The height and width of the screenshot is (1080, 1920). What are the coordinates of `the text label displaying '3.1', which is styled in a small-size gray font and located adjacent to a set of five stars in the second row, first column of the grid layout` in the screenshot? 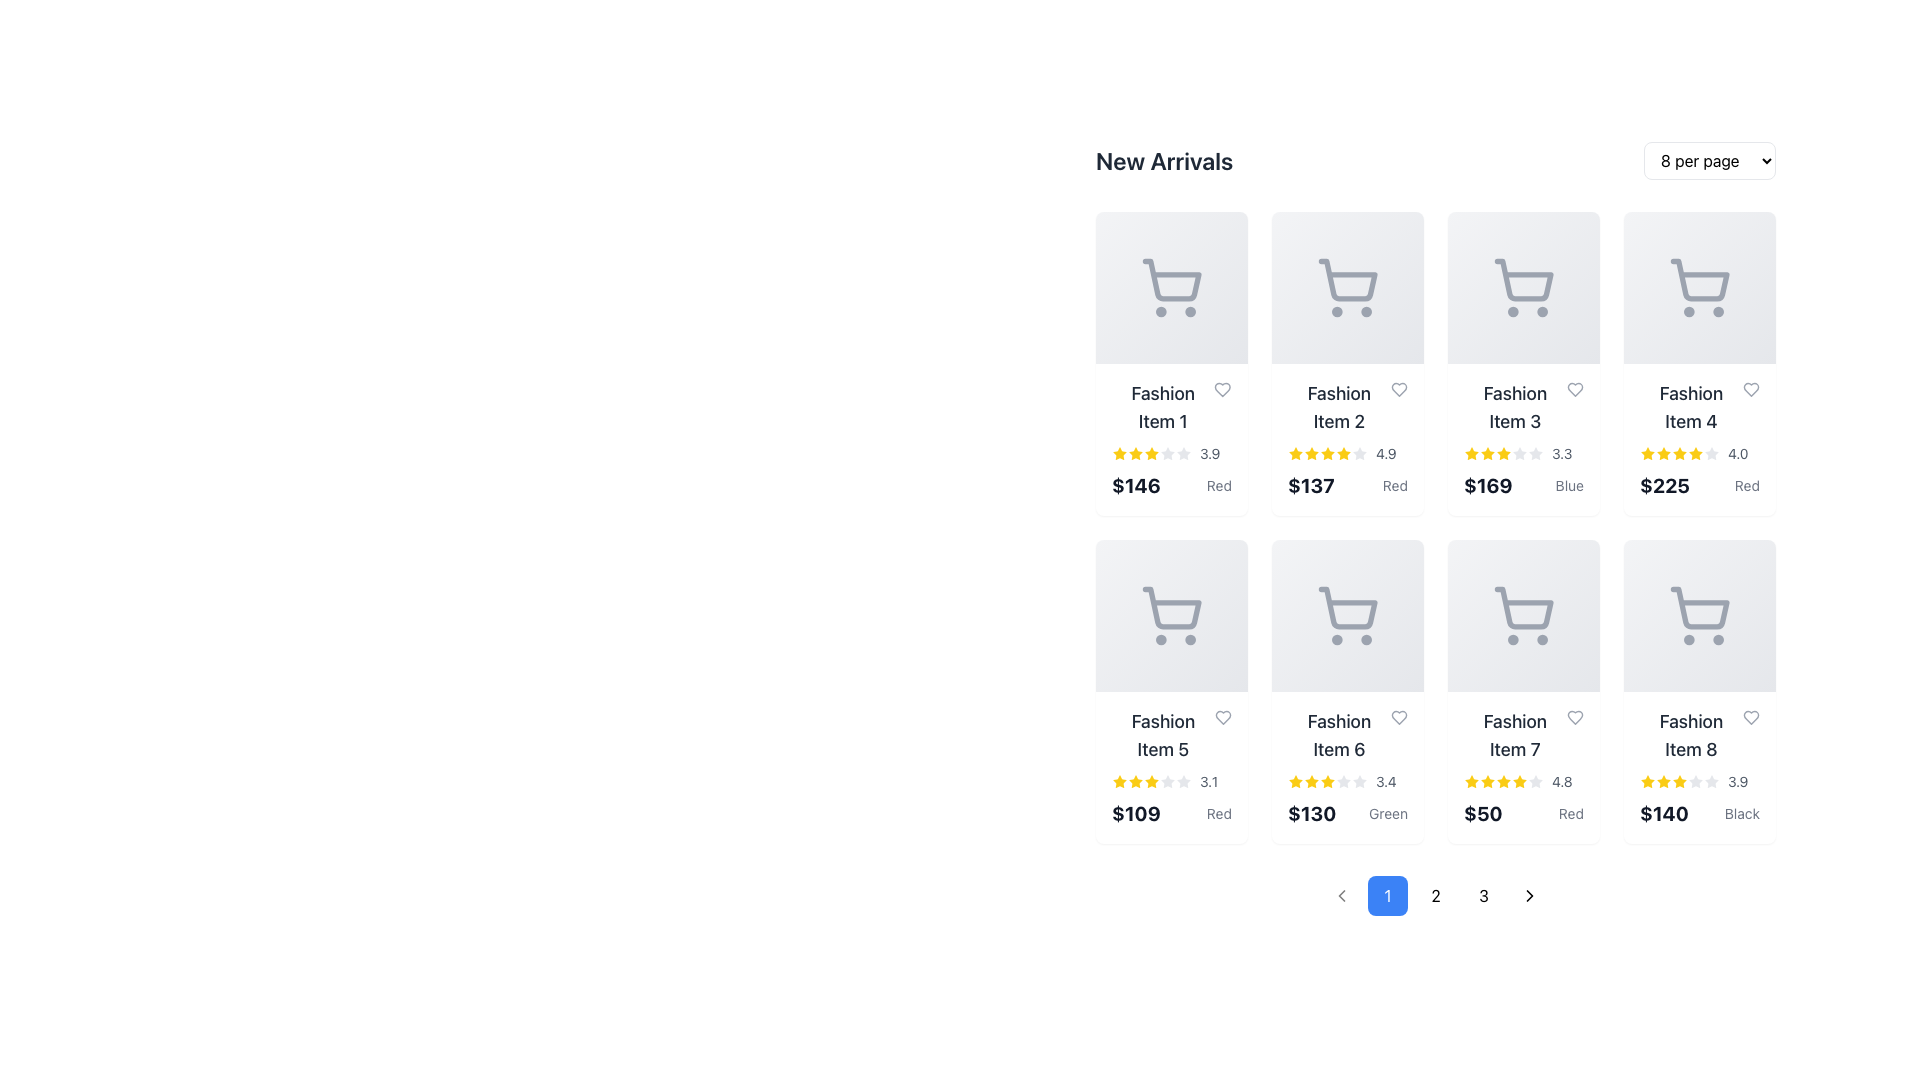 It's located at (1208, 781).